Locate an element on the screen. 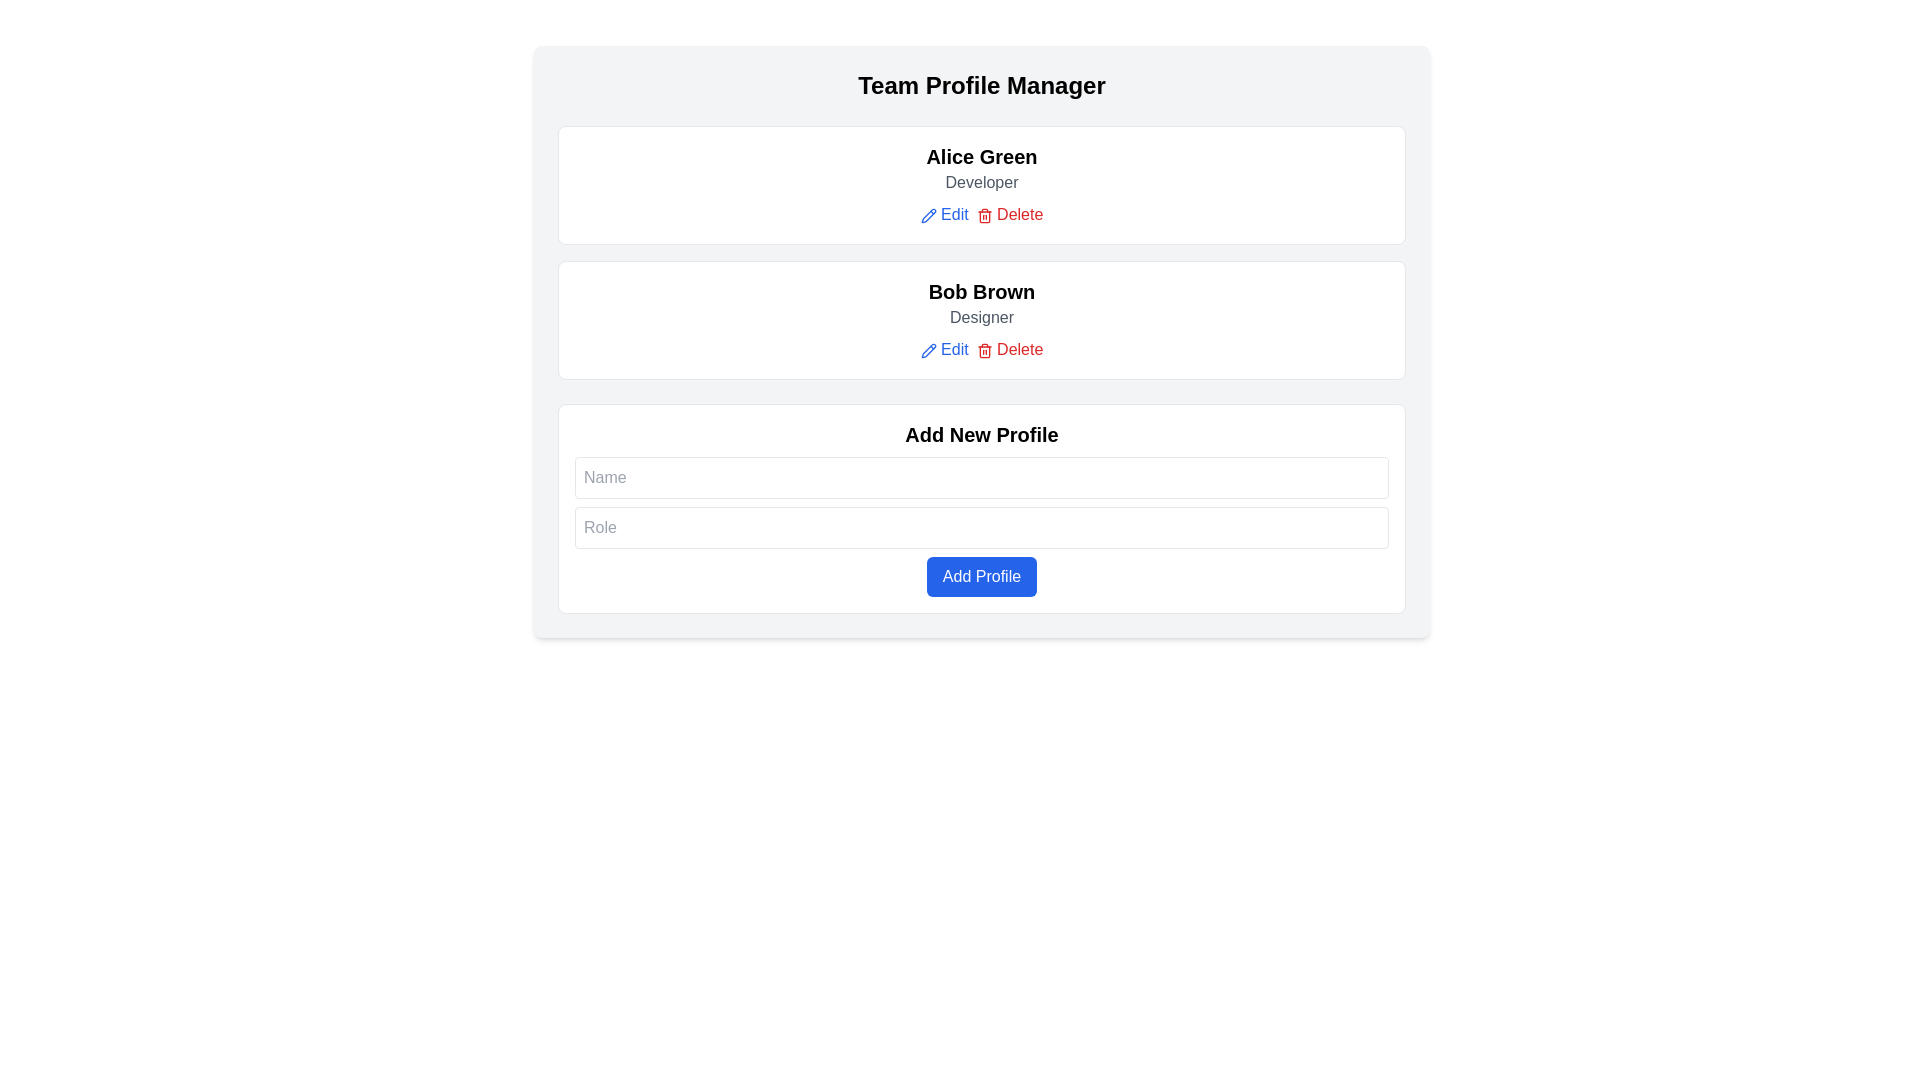 The height and width of the screenshot is (1080, 1920). the pencil icon used for editing the profile entry next to 'Bob Brown' is located at coordinates (927, 215).